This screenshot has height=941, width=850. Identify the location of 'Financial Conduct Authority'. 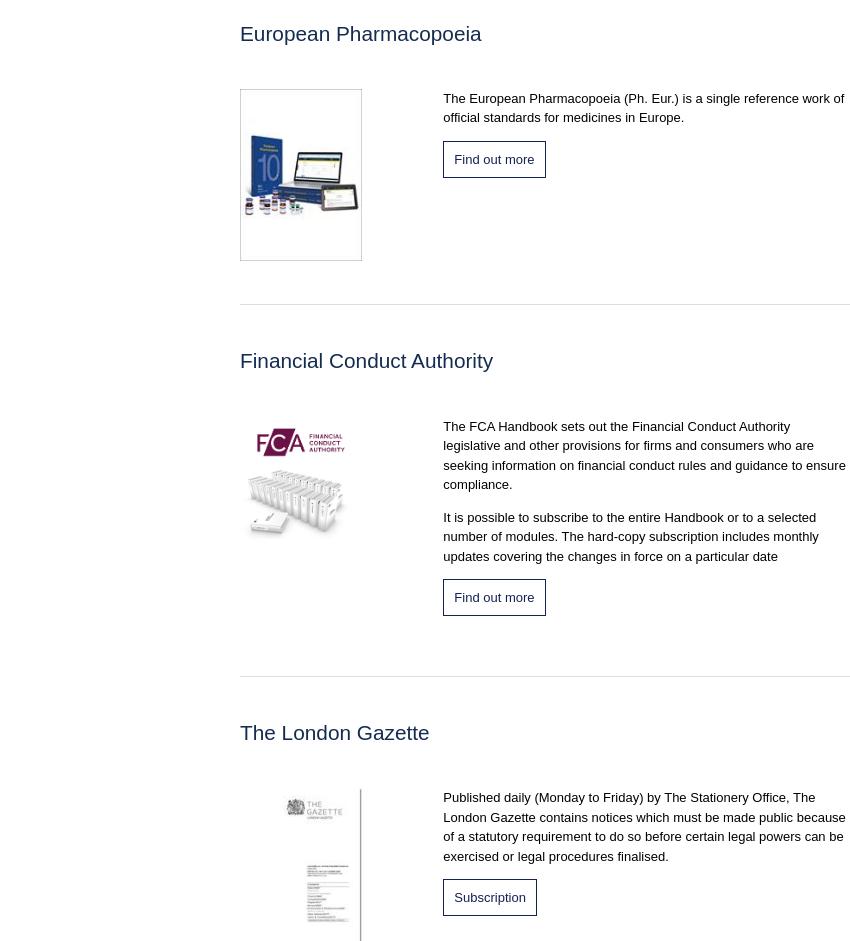
(240, 360).